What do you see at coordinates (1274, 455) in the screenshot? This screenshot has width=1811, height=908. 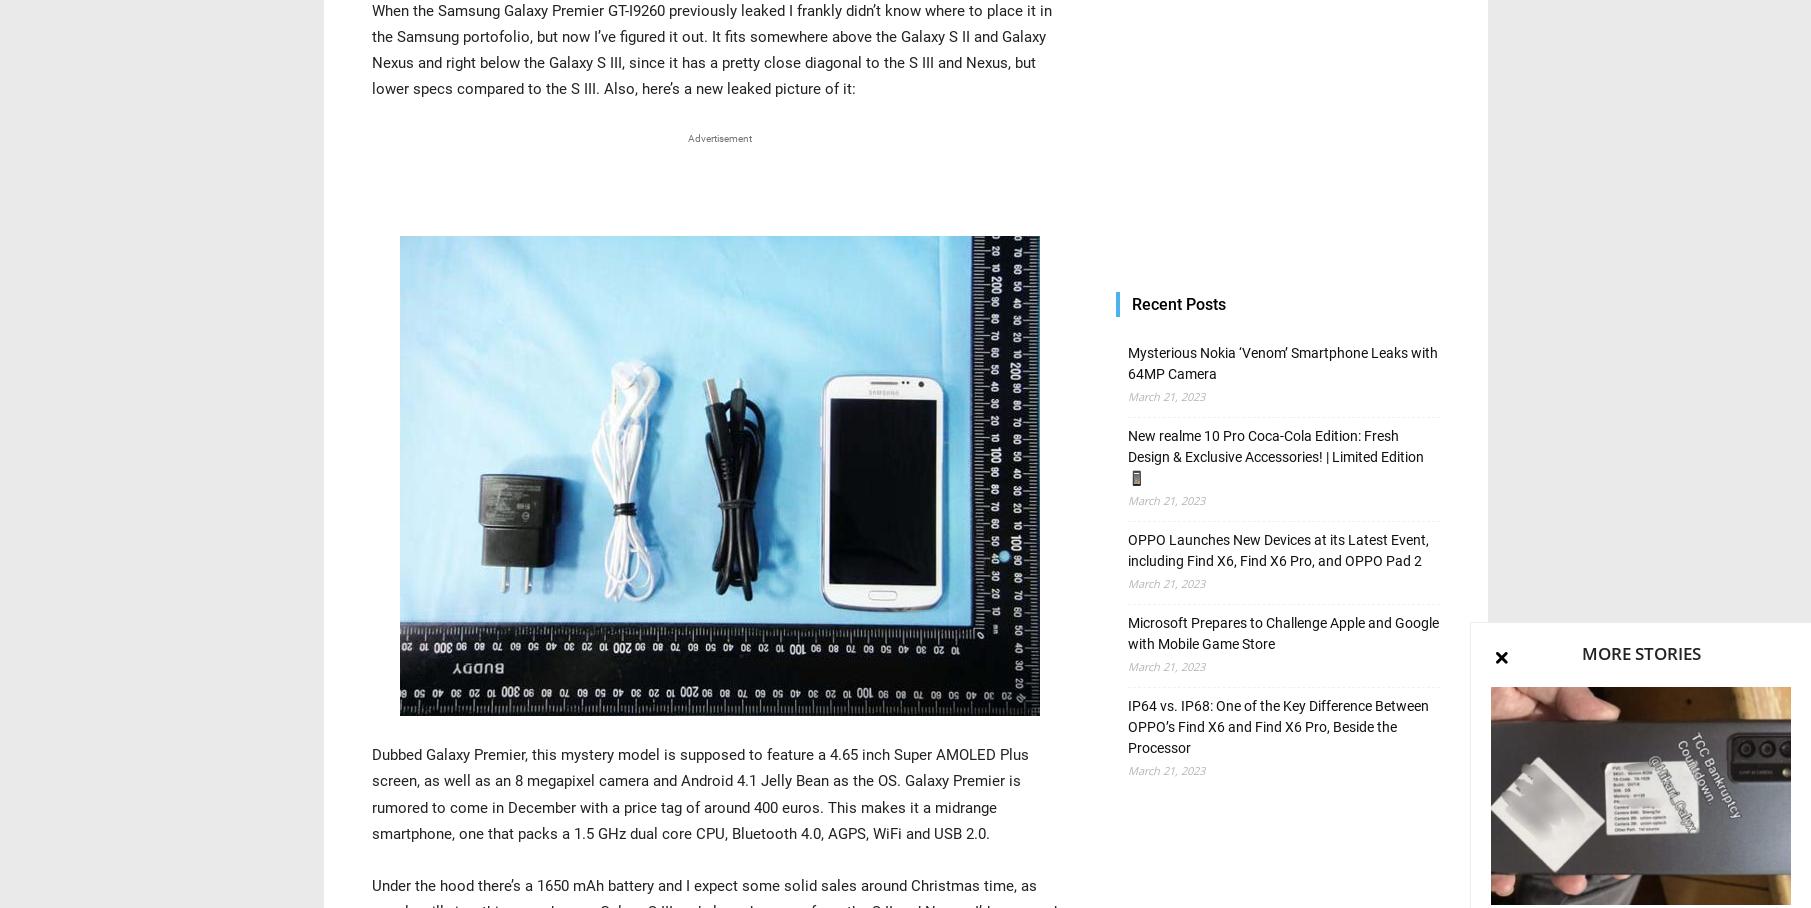 I see `'New realme 10 Pro Coca-Cola Edition: Fresh Design & Exclusive Accessories! | Limited Edition 📱'` at bounding box center [1274, 455].